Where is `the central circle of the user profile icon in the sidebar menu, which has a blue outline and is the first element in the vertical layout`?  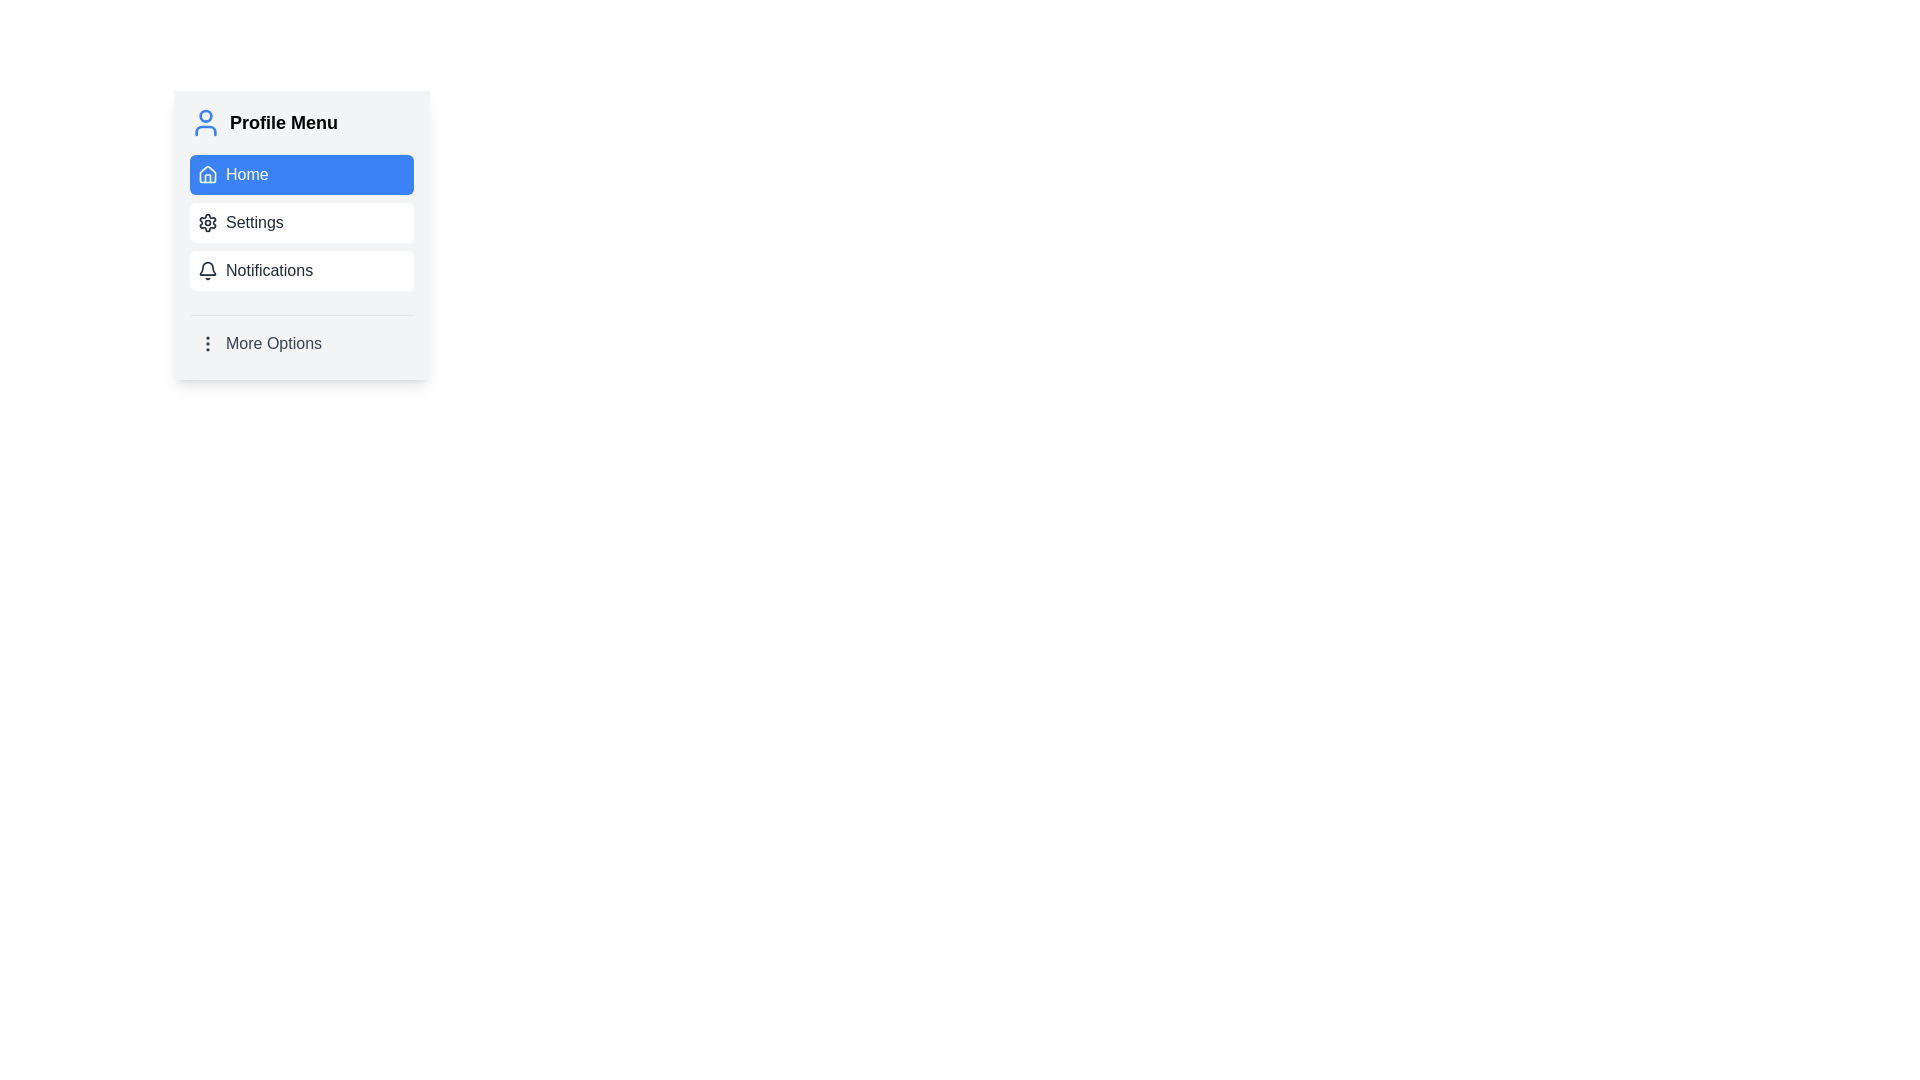
the central circle of the user profile icon in the sidebar menu, which has a blue outline and is the first element in the vertical layout is located at coordinates (206, 115).